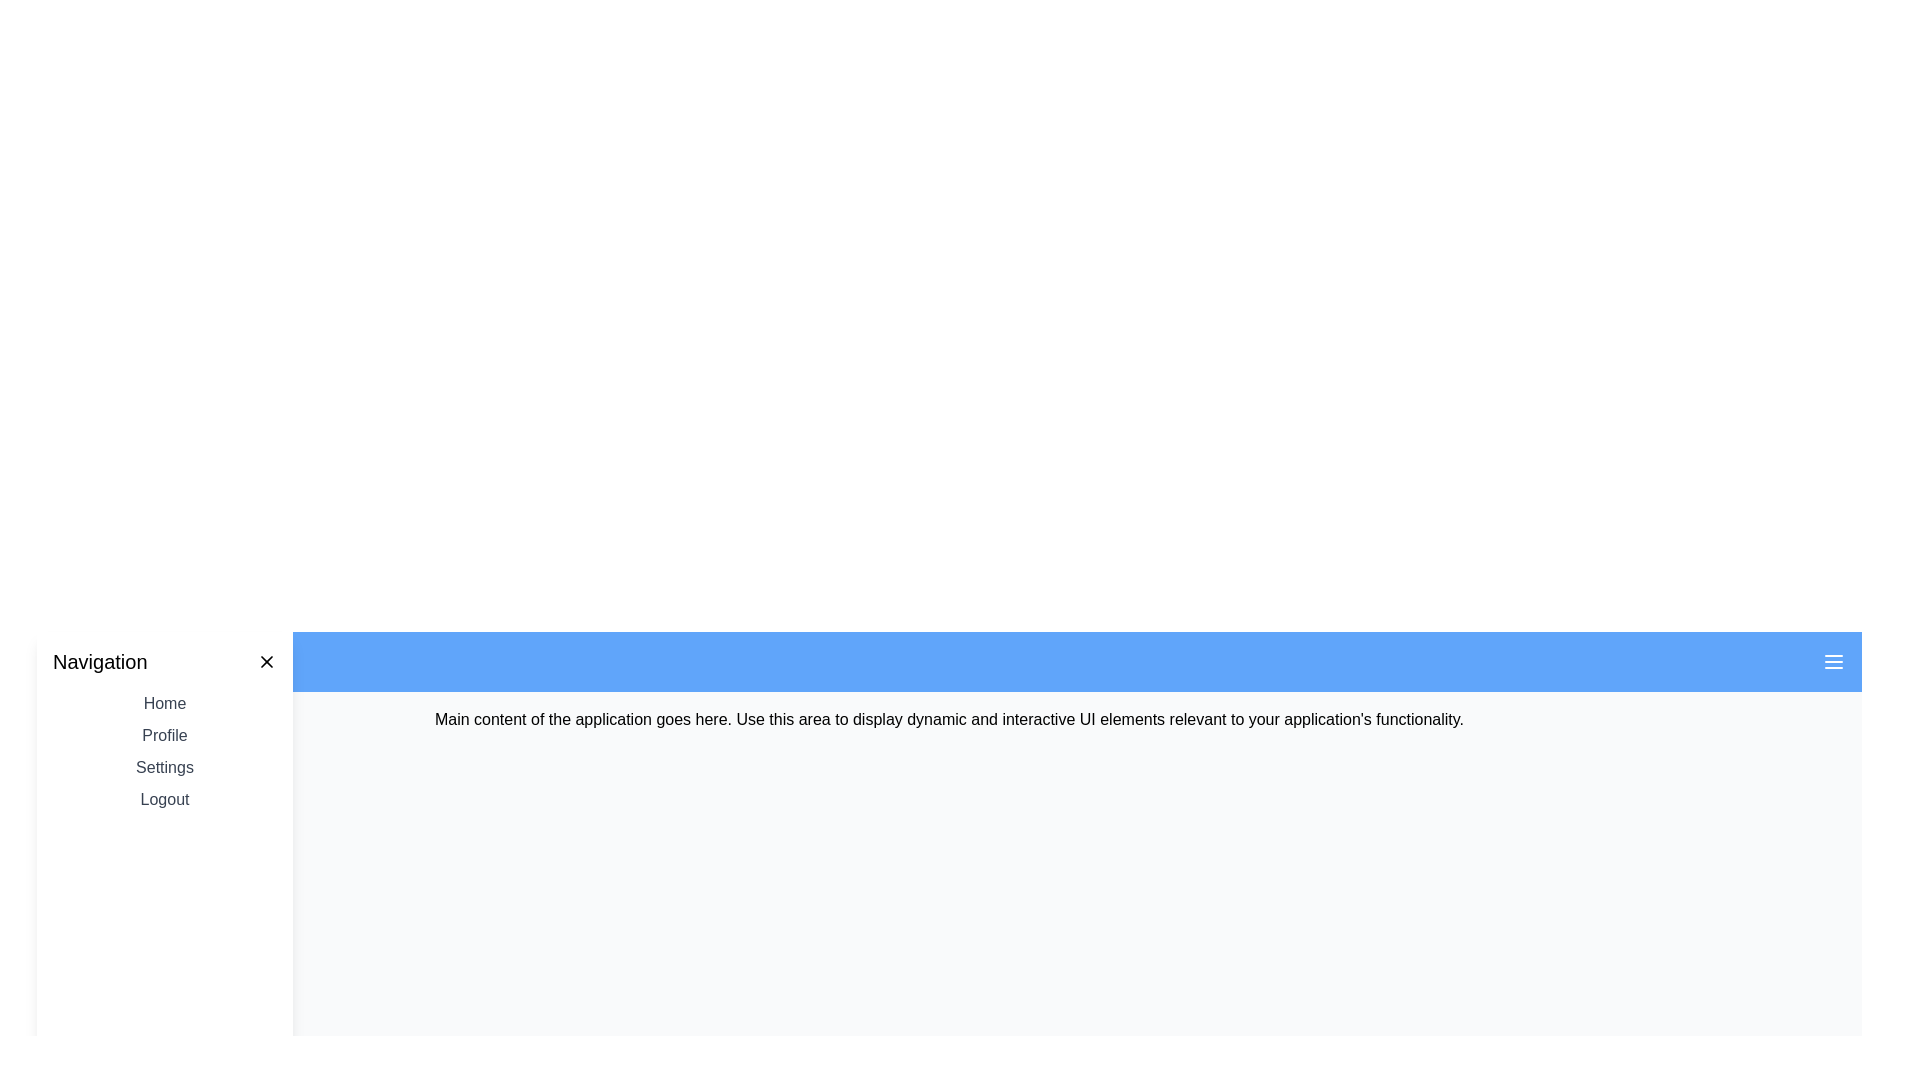 The height and width of the screenshot is (1080, 1920). I want to click on the 'Profile' button located in the navigation sidebar, which is the second option in the vertical list of navigation items, so click(164, 736).